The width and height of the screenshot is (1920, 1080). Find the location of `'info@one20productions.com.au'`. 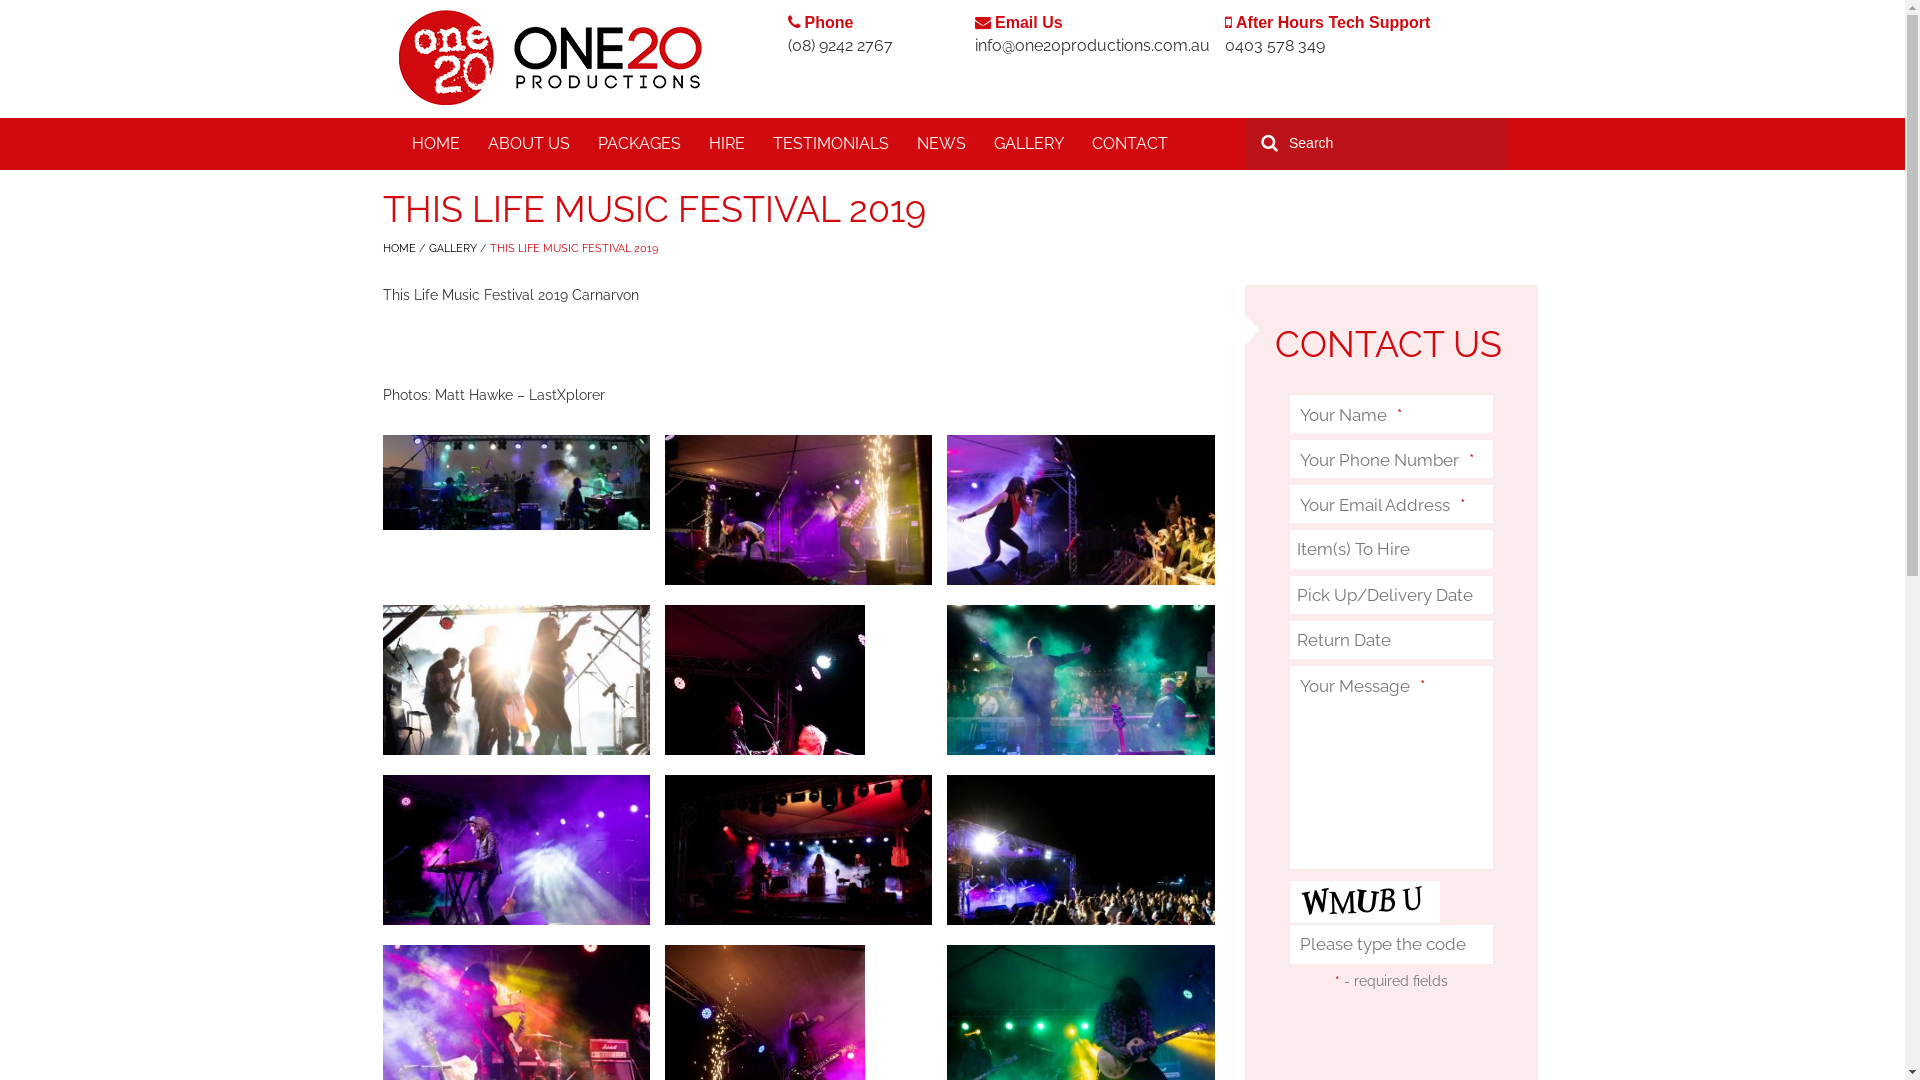

'info@one20productions.com.au' is located at coordinates (1091, 45).